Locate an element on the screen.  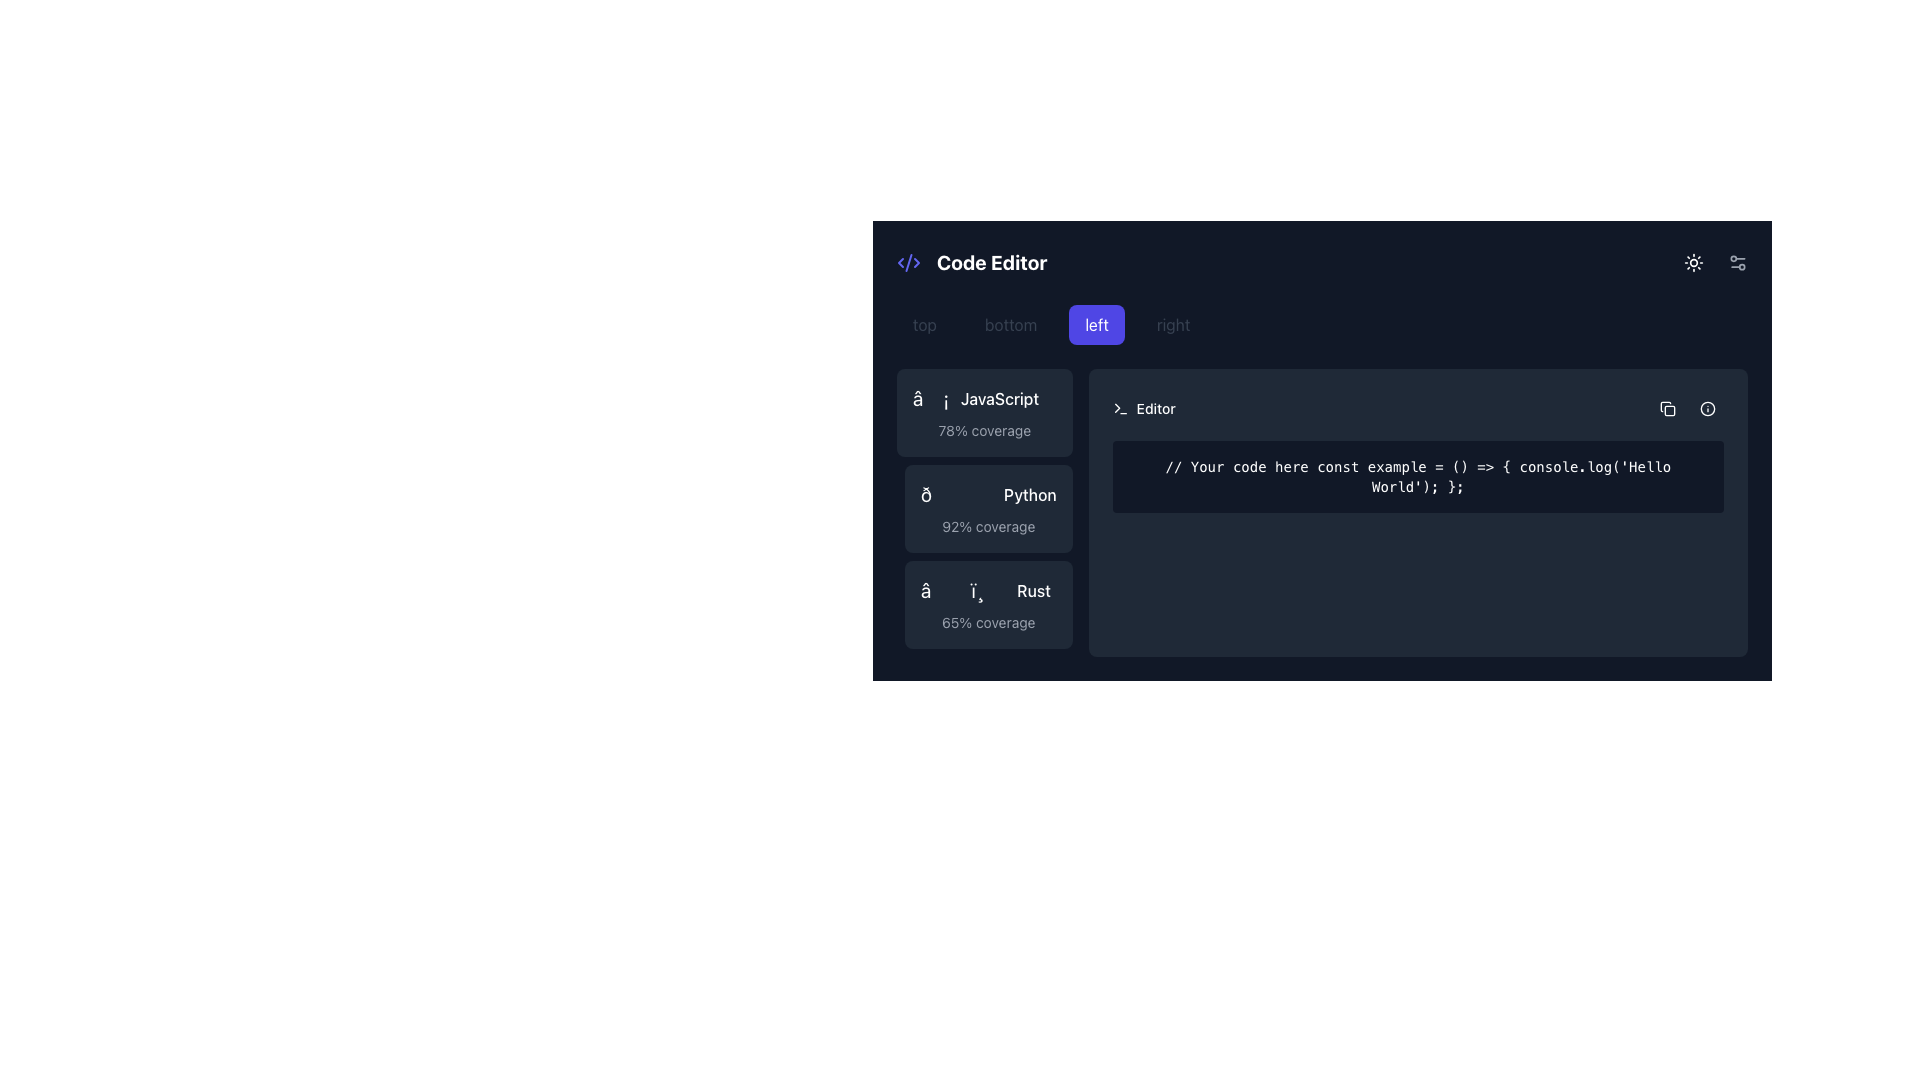
the copy icon located in the top-right corner of the editor pane is located at coordinates (1668, 407).